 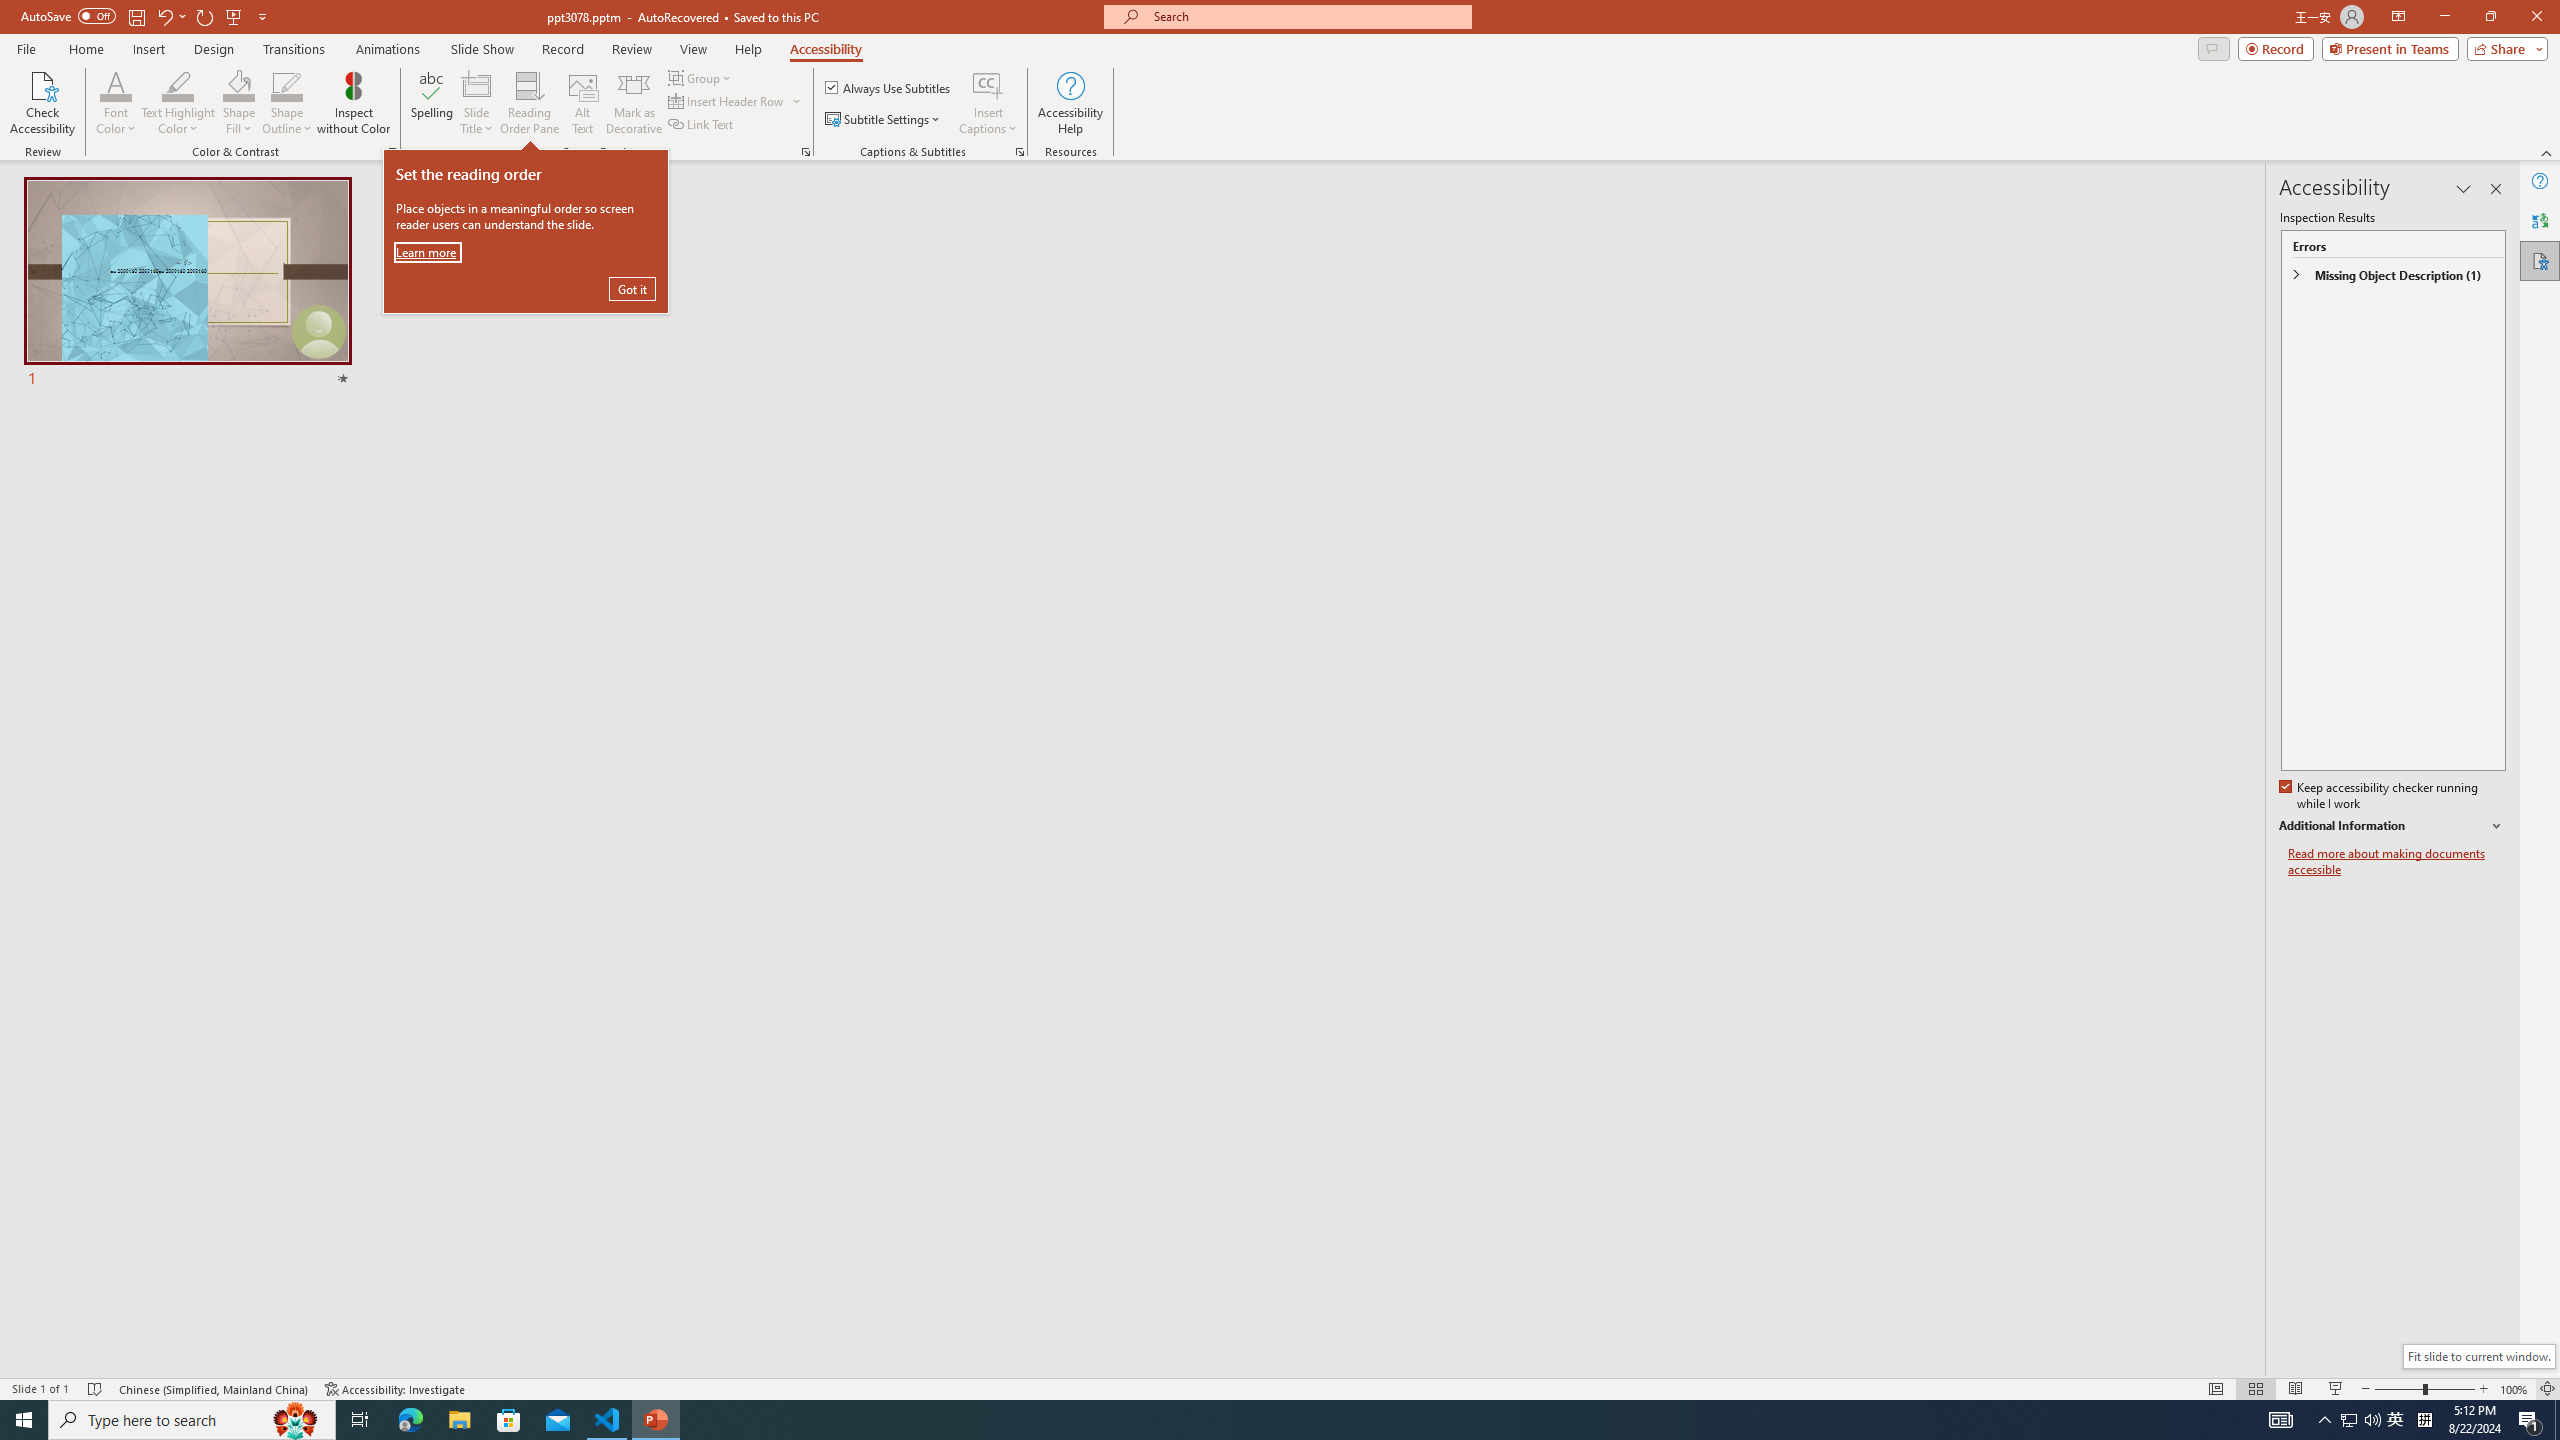 I want to click on 'Keep accessibility checker running while I work', so click(x=2380, y=796).